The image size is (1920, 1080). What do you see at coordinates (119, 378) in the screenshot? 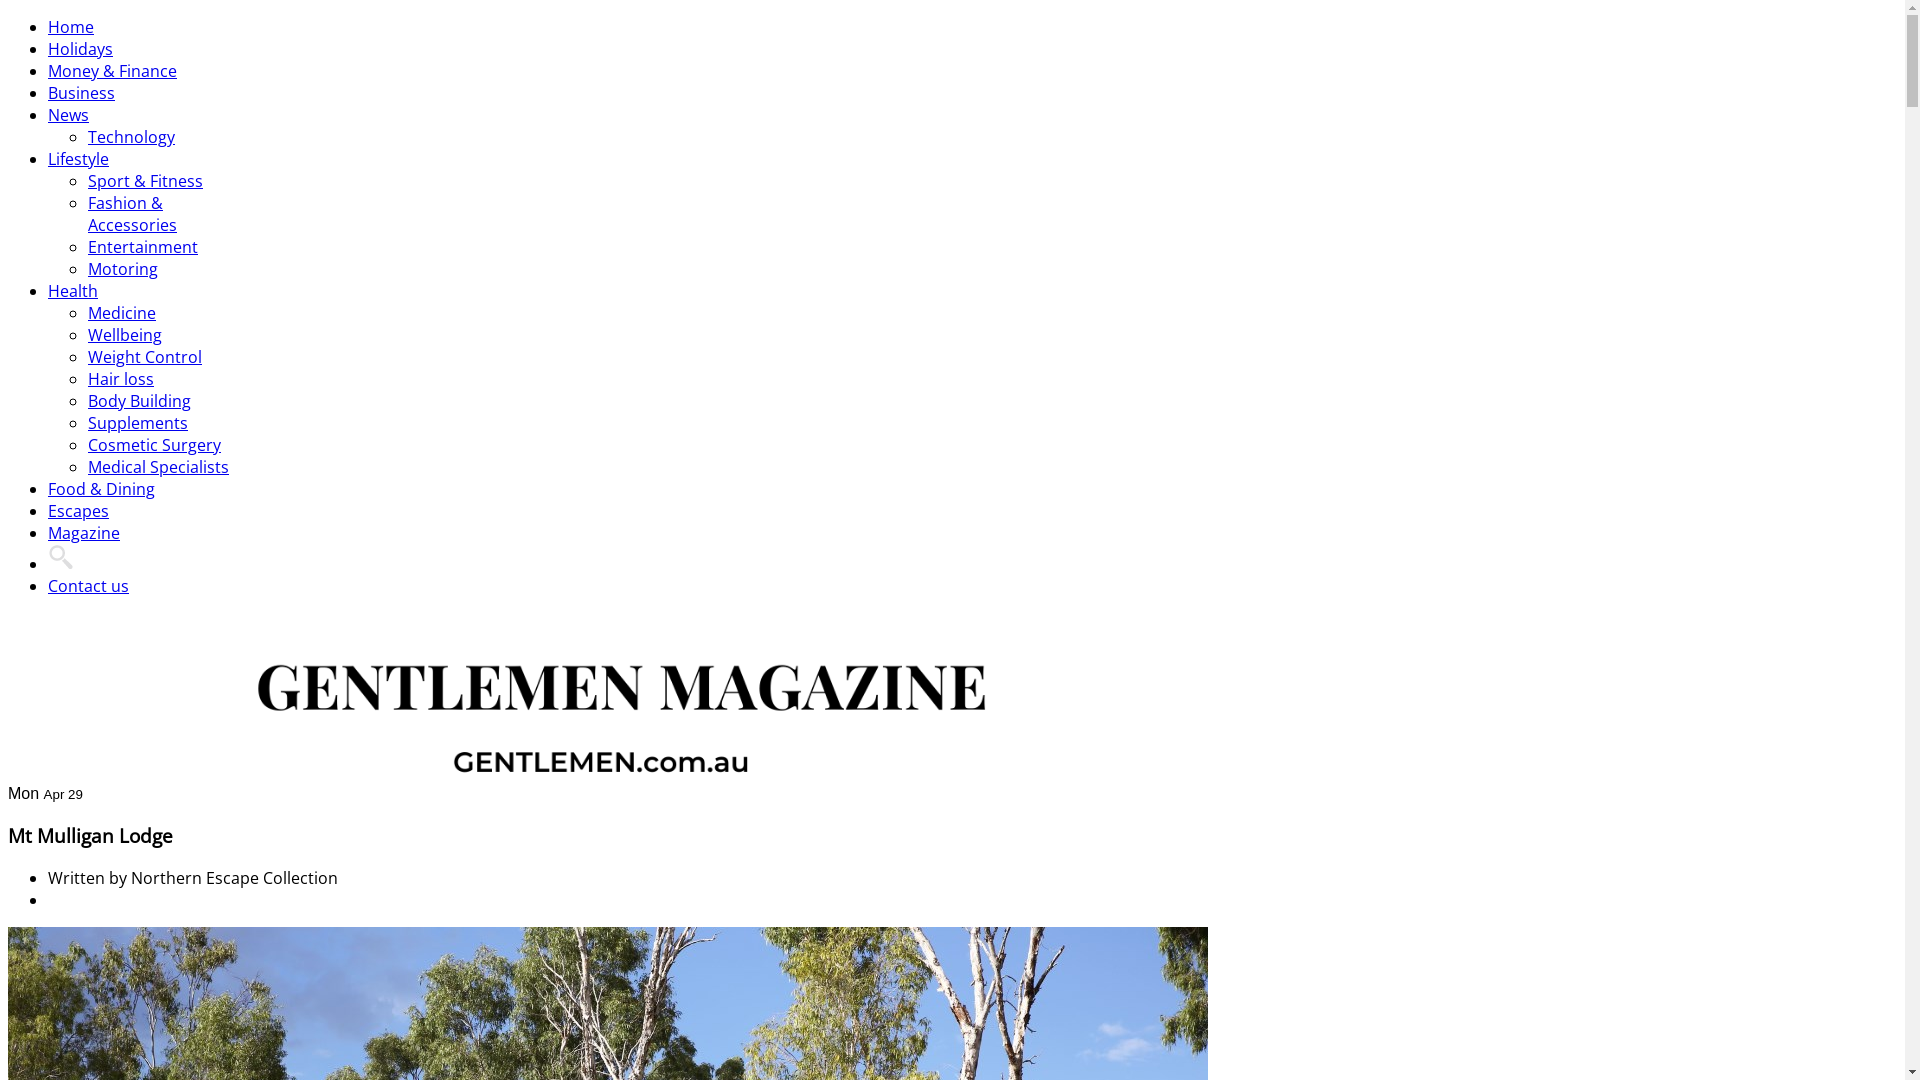
I see `'Hair loss'` at bounding box center [119, 378].